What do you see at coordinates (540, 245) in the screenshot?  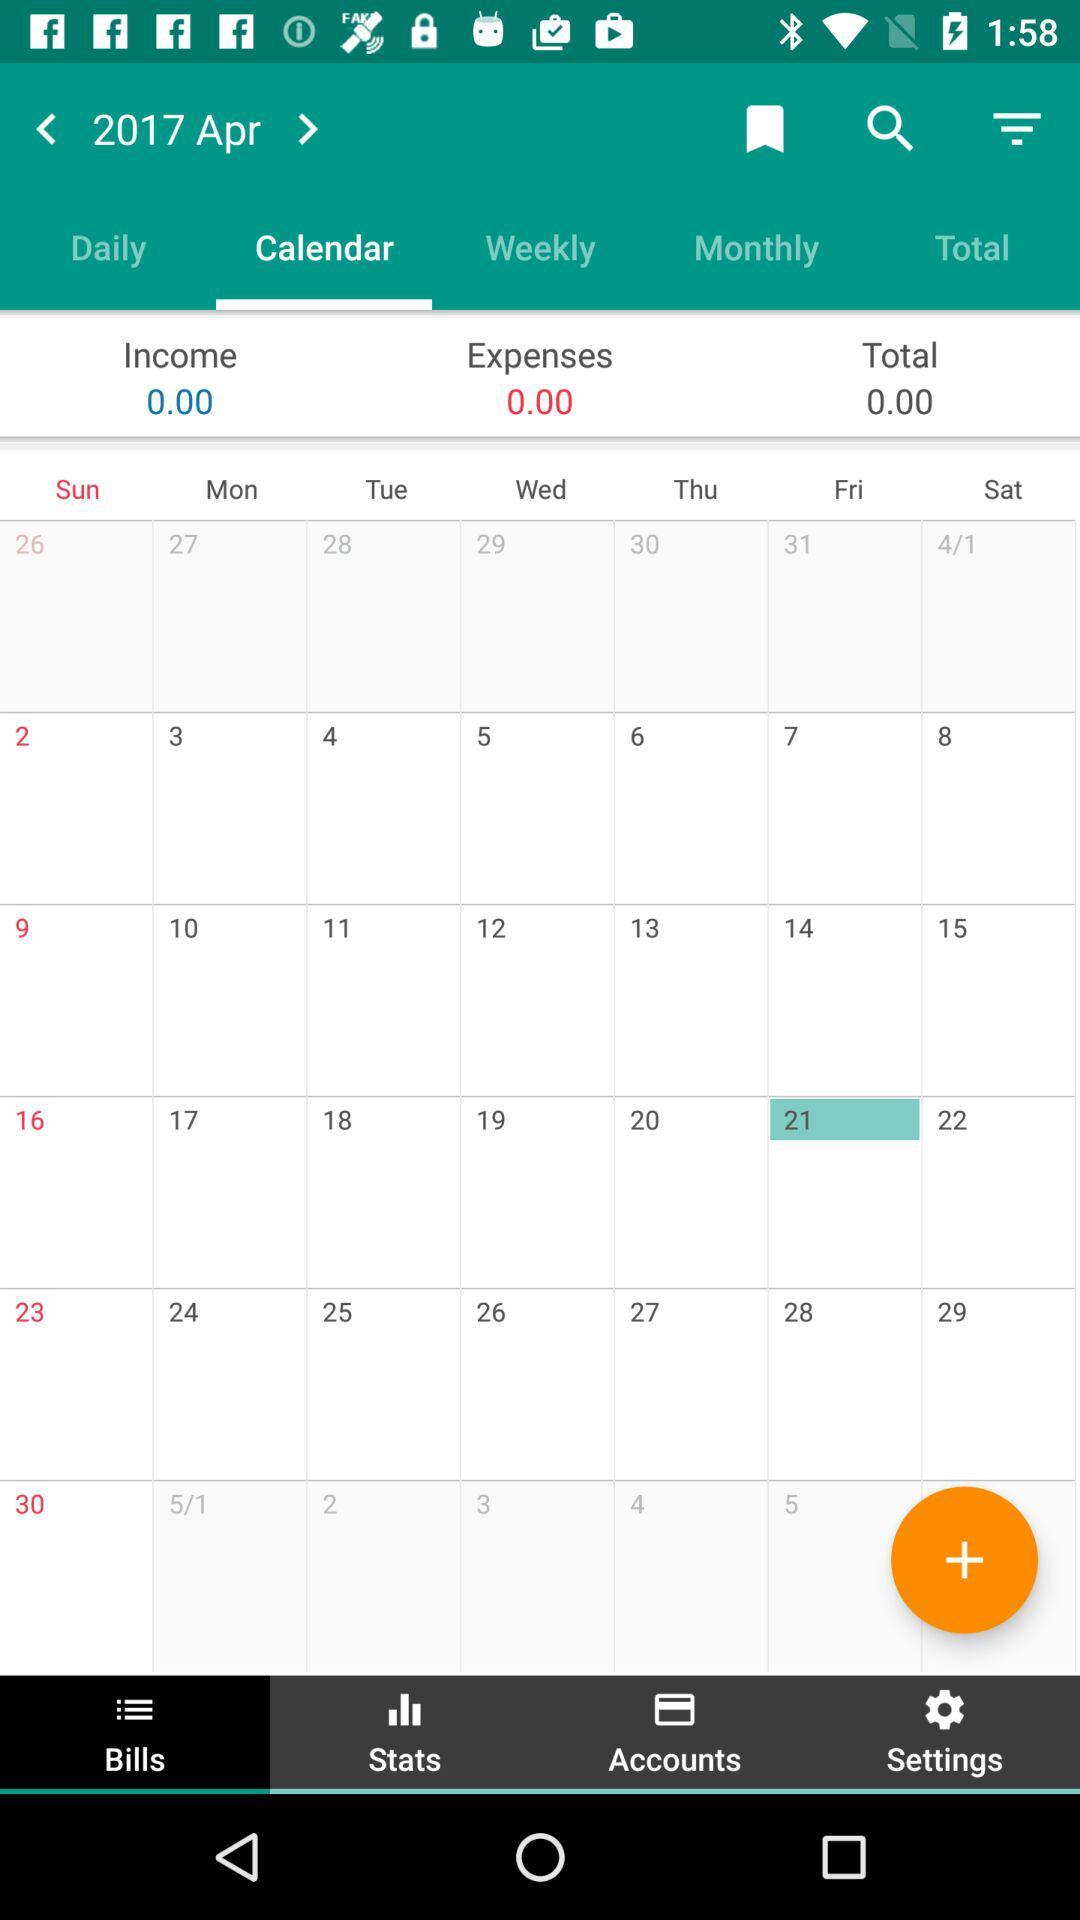 I see `item to the left of monthly item` at bounding box center [540, 245].